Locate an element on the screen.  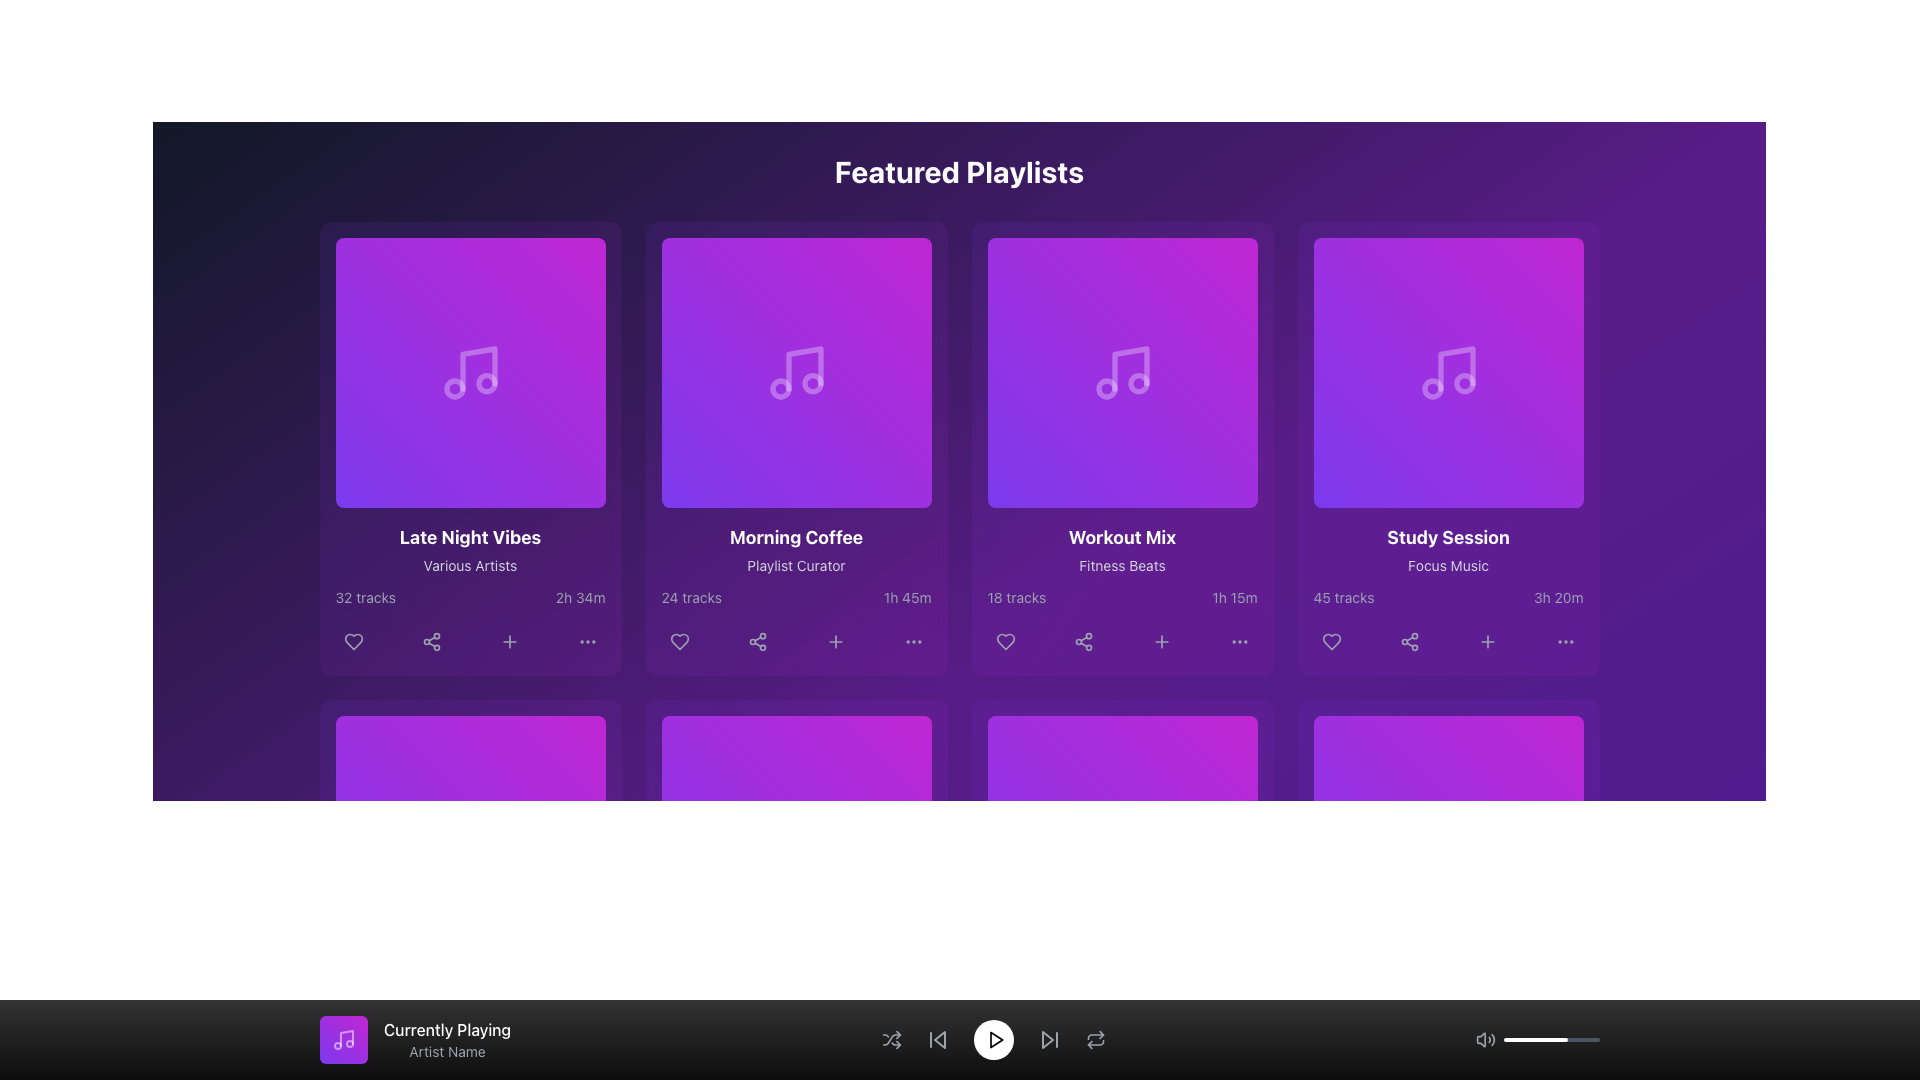
the small light-colored circle located within the musical note icon of the 'Workout Mix' playlist card, which is the rightmost circle in the third card of the featured playlists row is located at coordinates (1138, 383).